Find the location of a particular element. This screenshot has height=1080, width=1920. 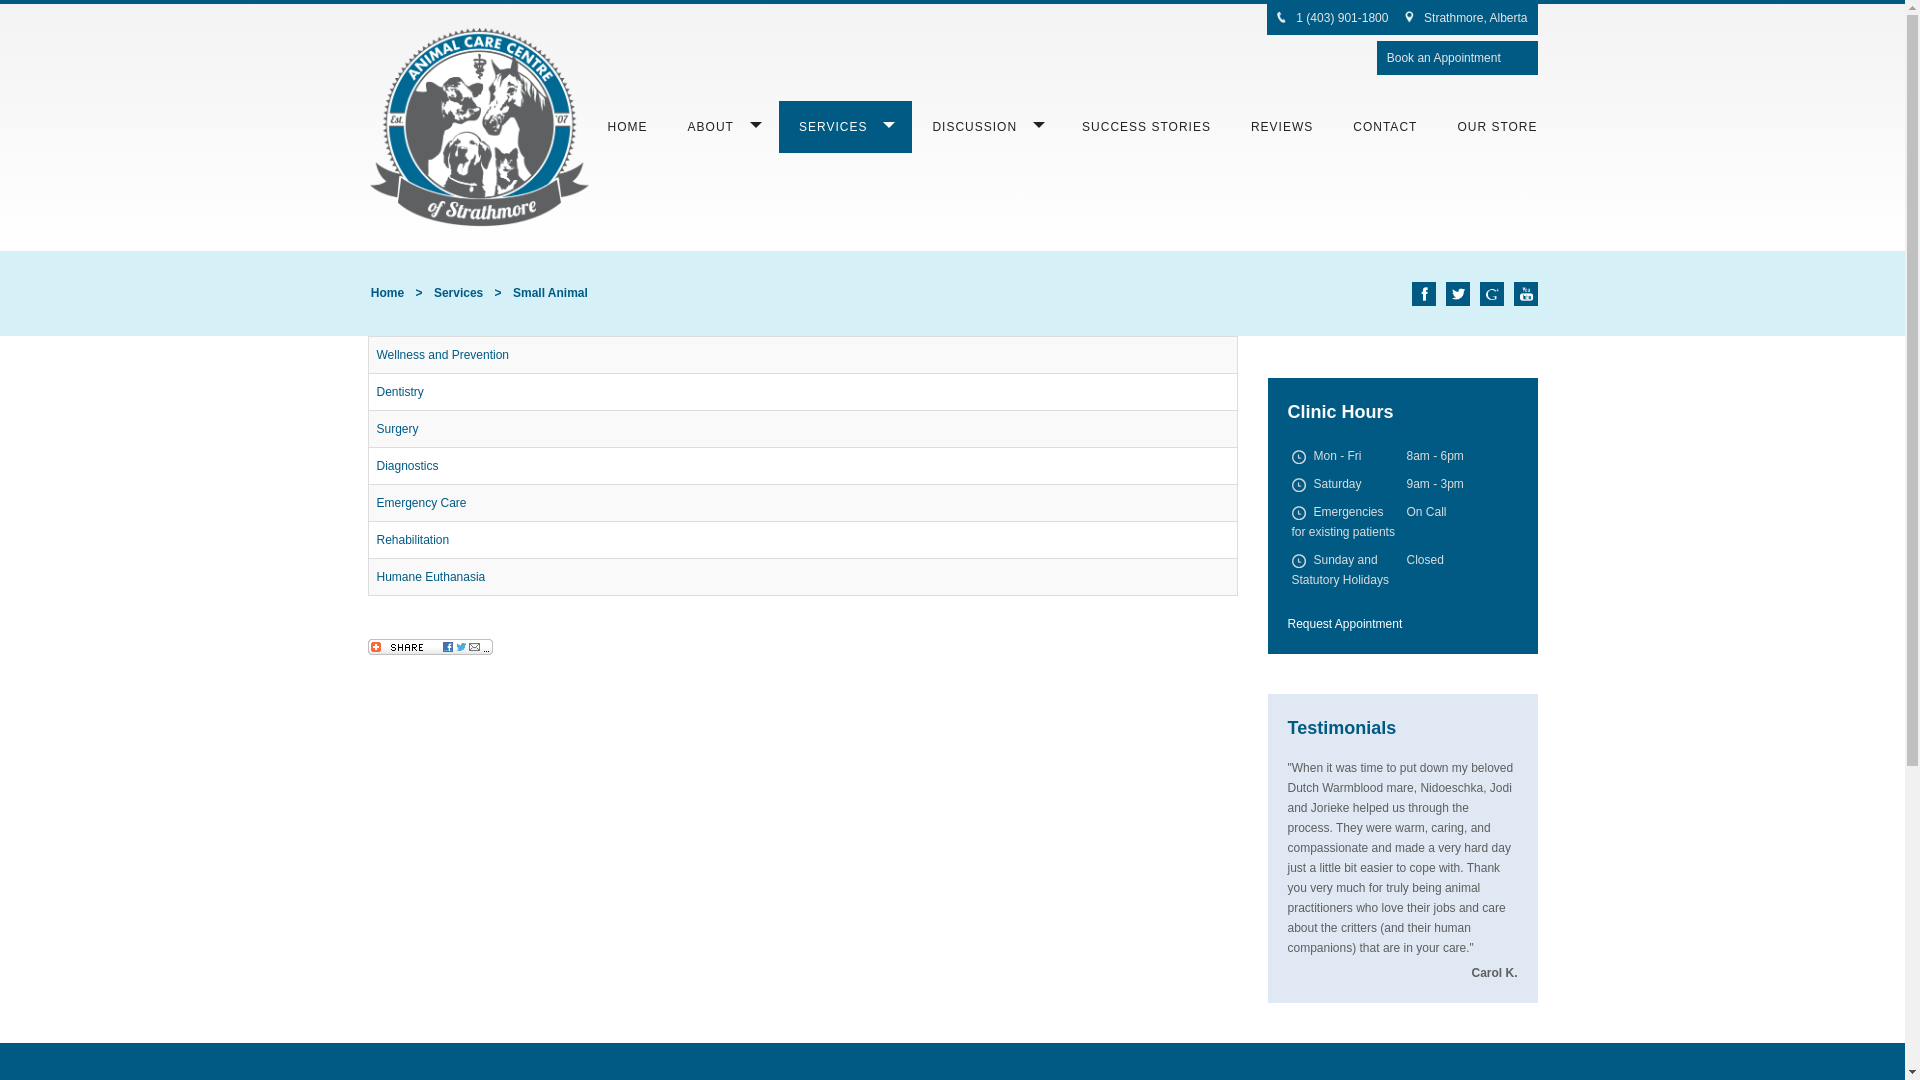

'Rehabilitation' is located at coordinates (375, 540).